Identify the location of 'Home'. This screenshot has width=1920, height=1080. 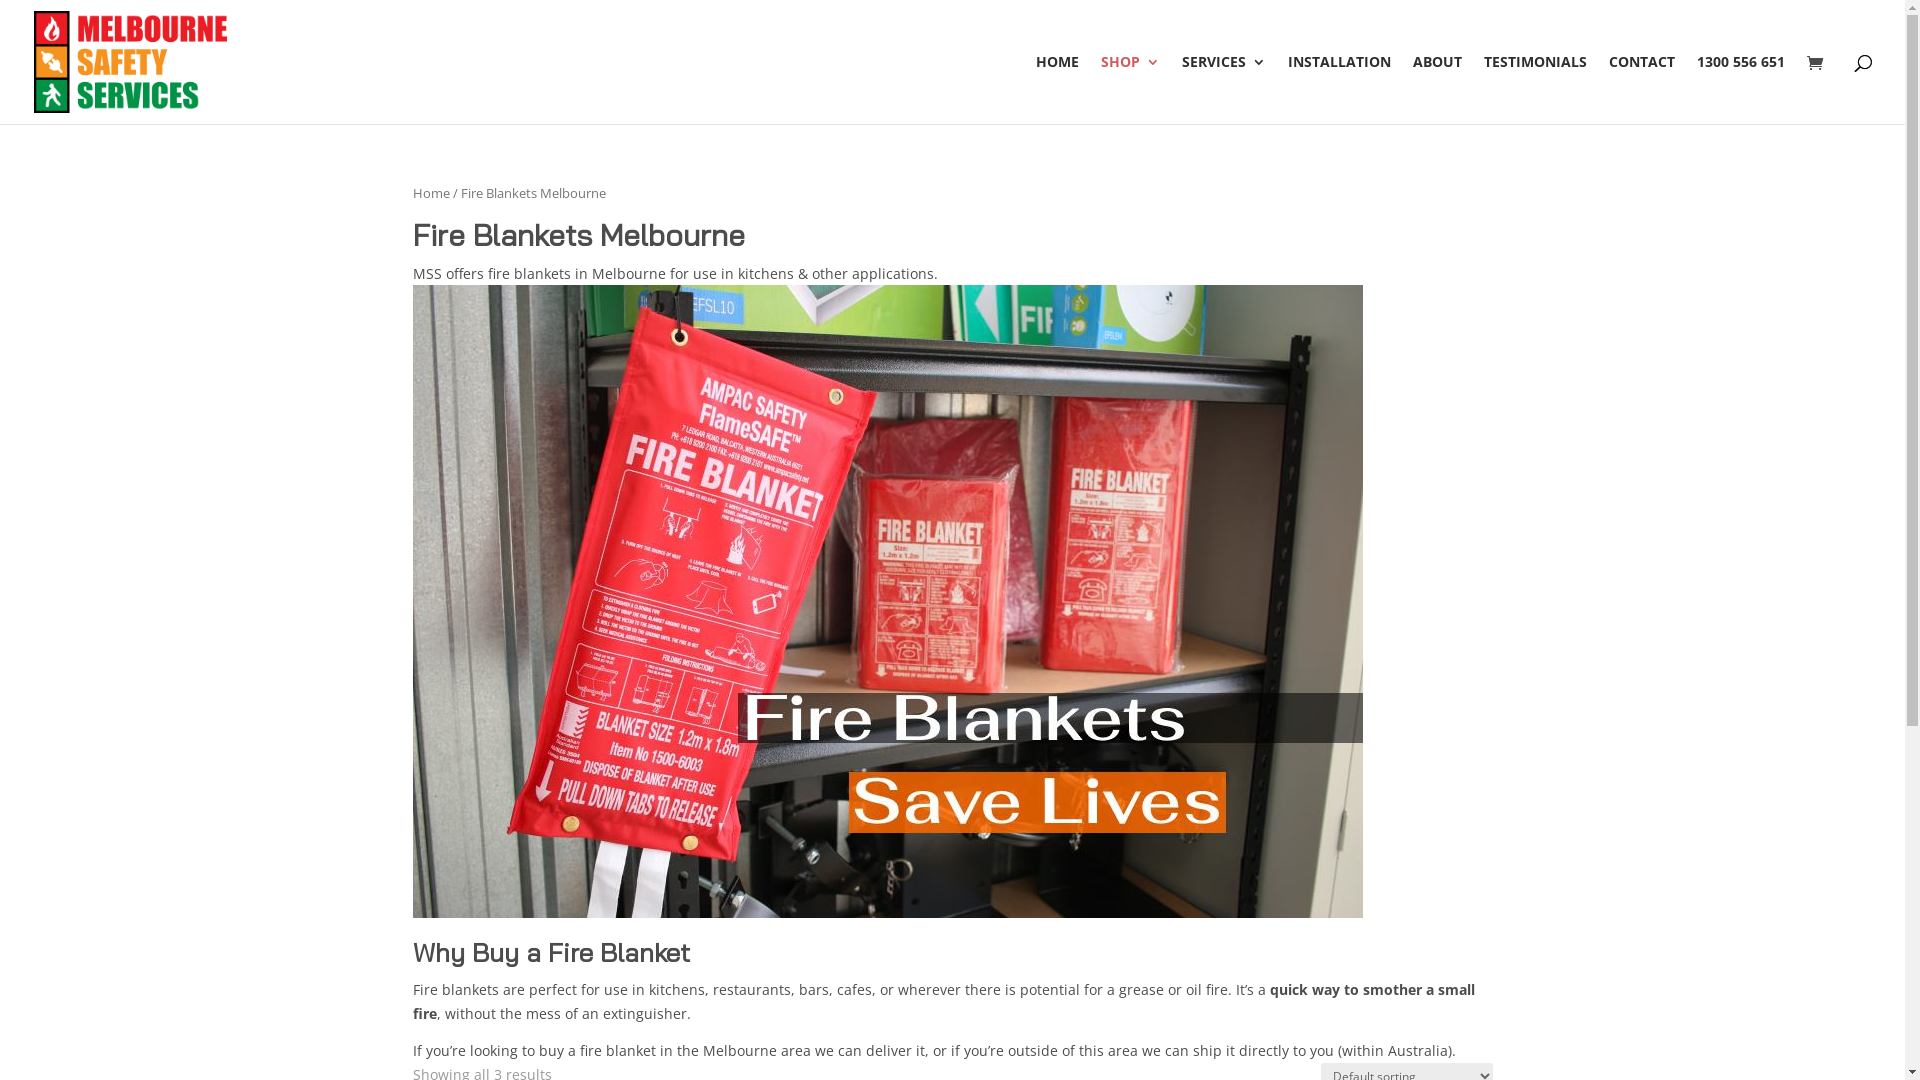
(411, 192).